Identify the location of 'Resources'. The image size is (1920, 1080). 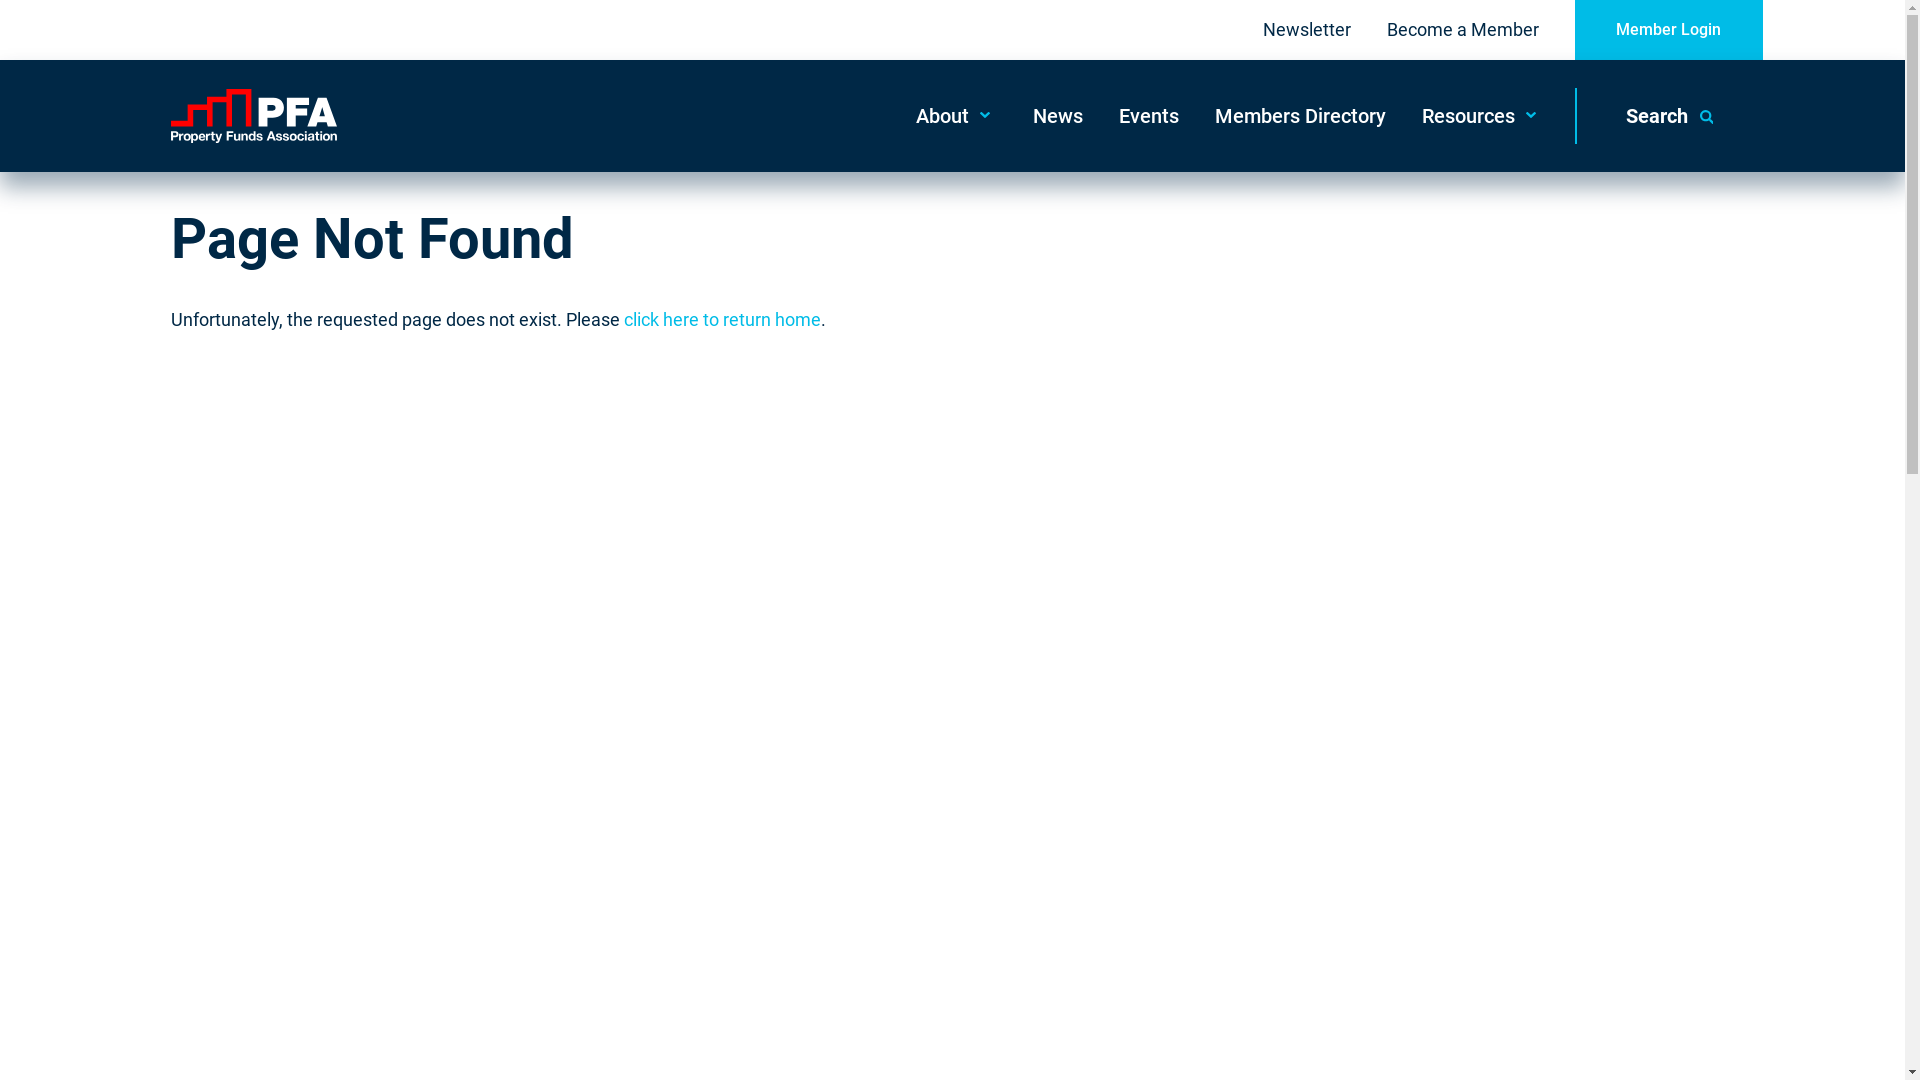
(1482, 115).